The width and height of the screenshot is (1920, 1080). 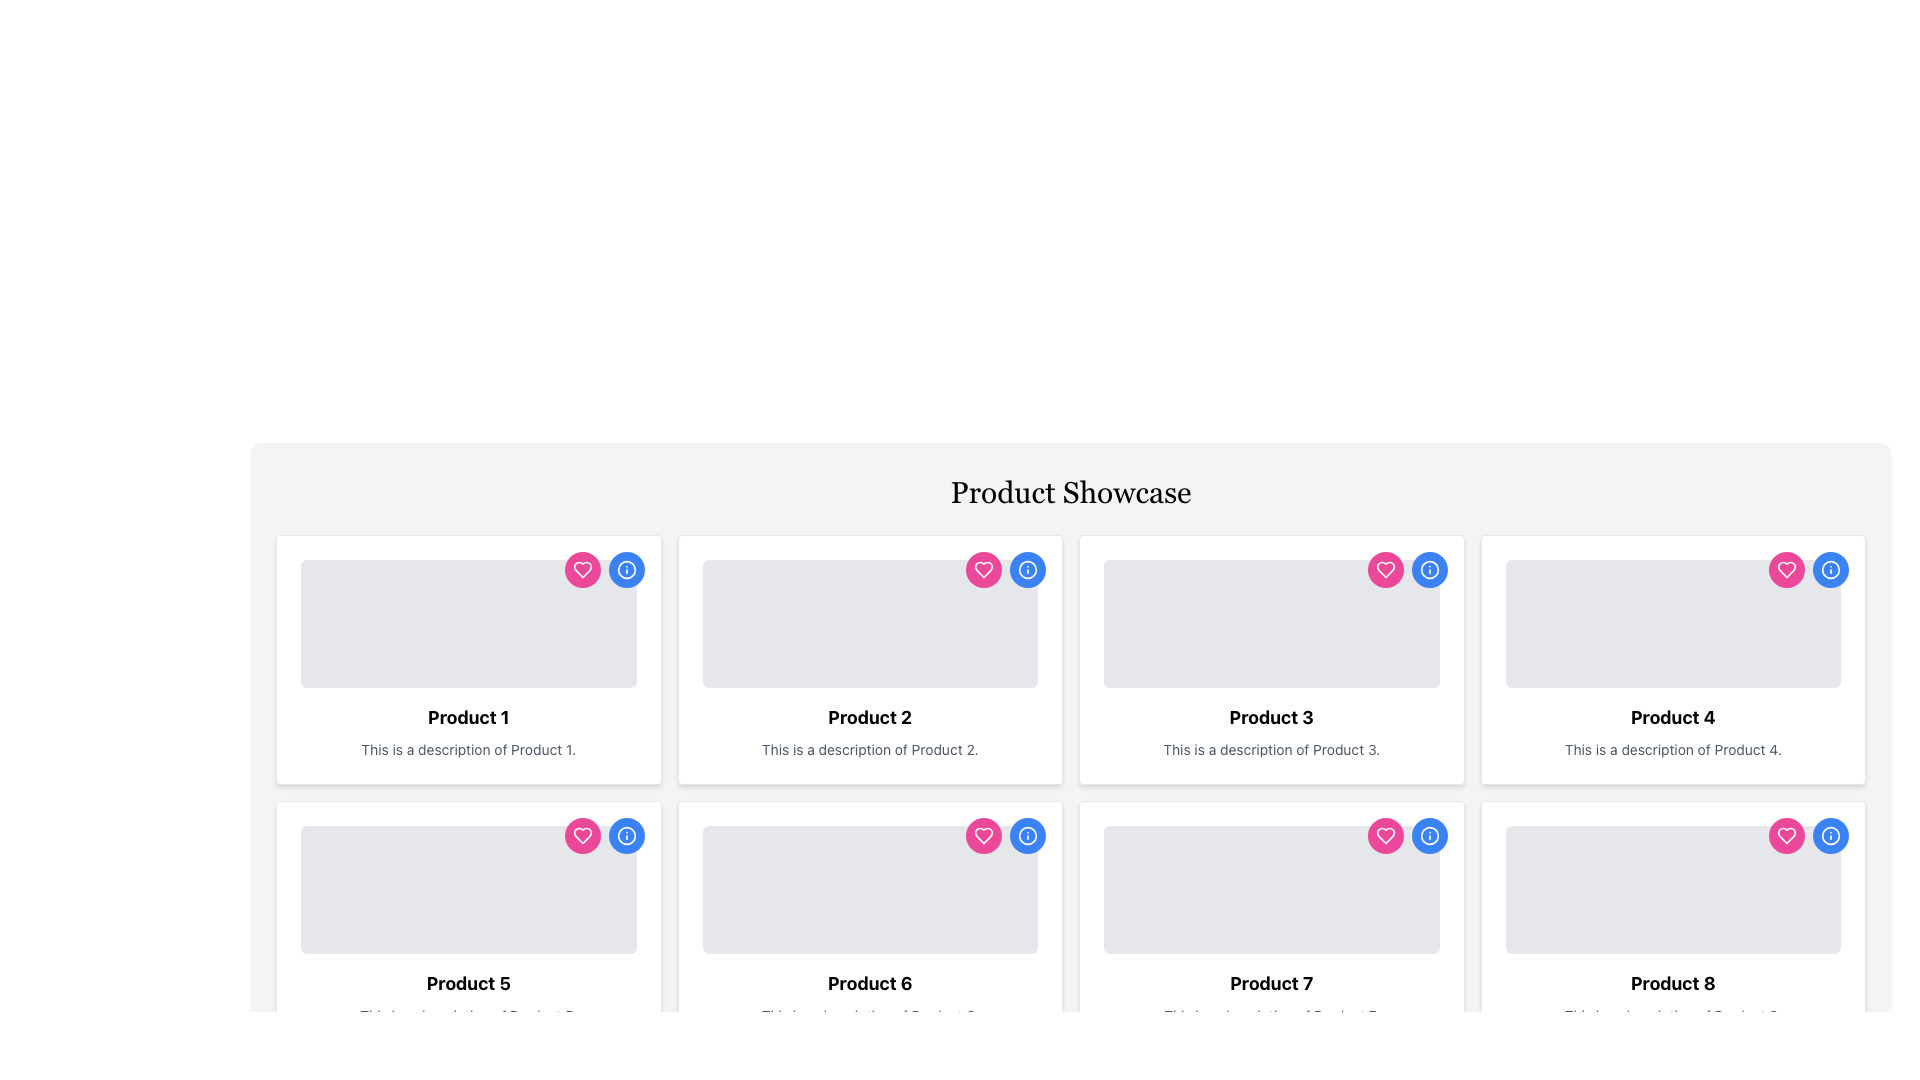 I want to click on text block that provides a brief description or further details about 'Product 3', located directly underneath the title within the third product card, so click(x=1270, y=749).